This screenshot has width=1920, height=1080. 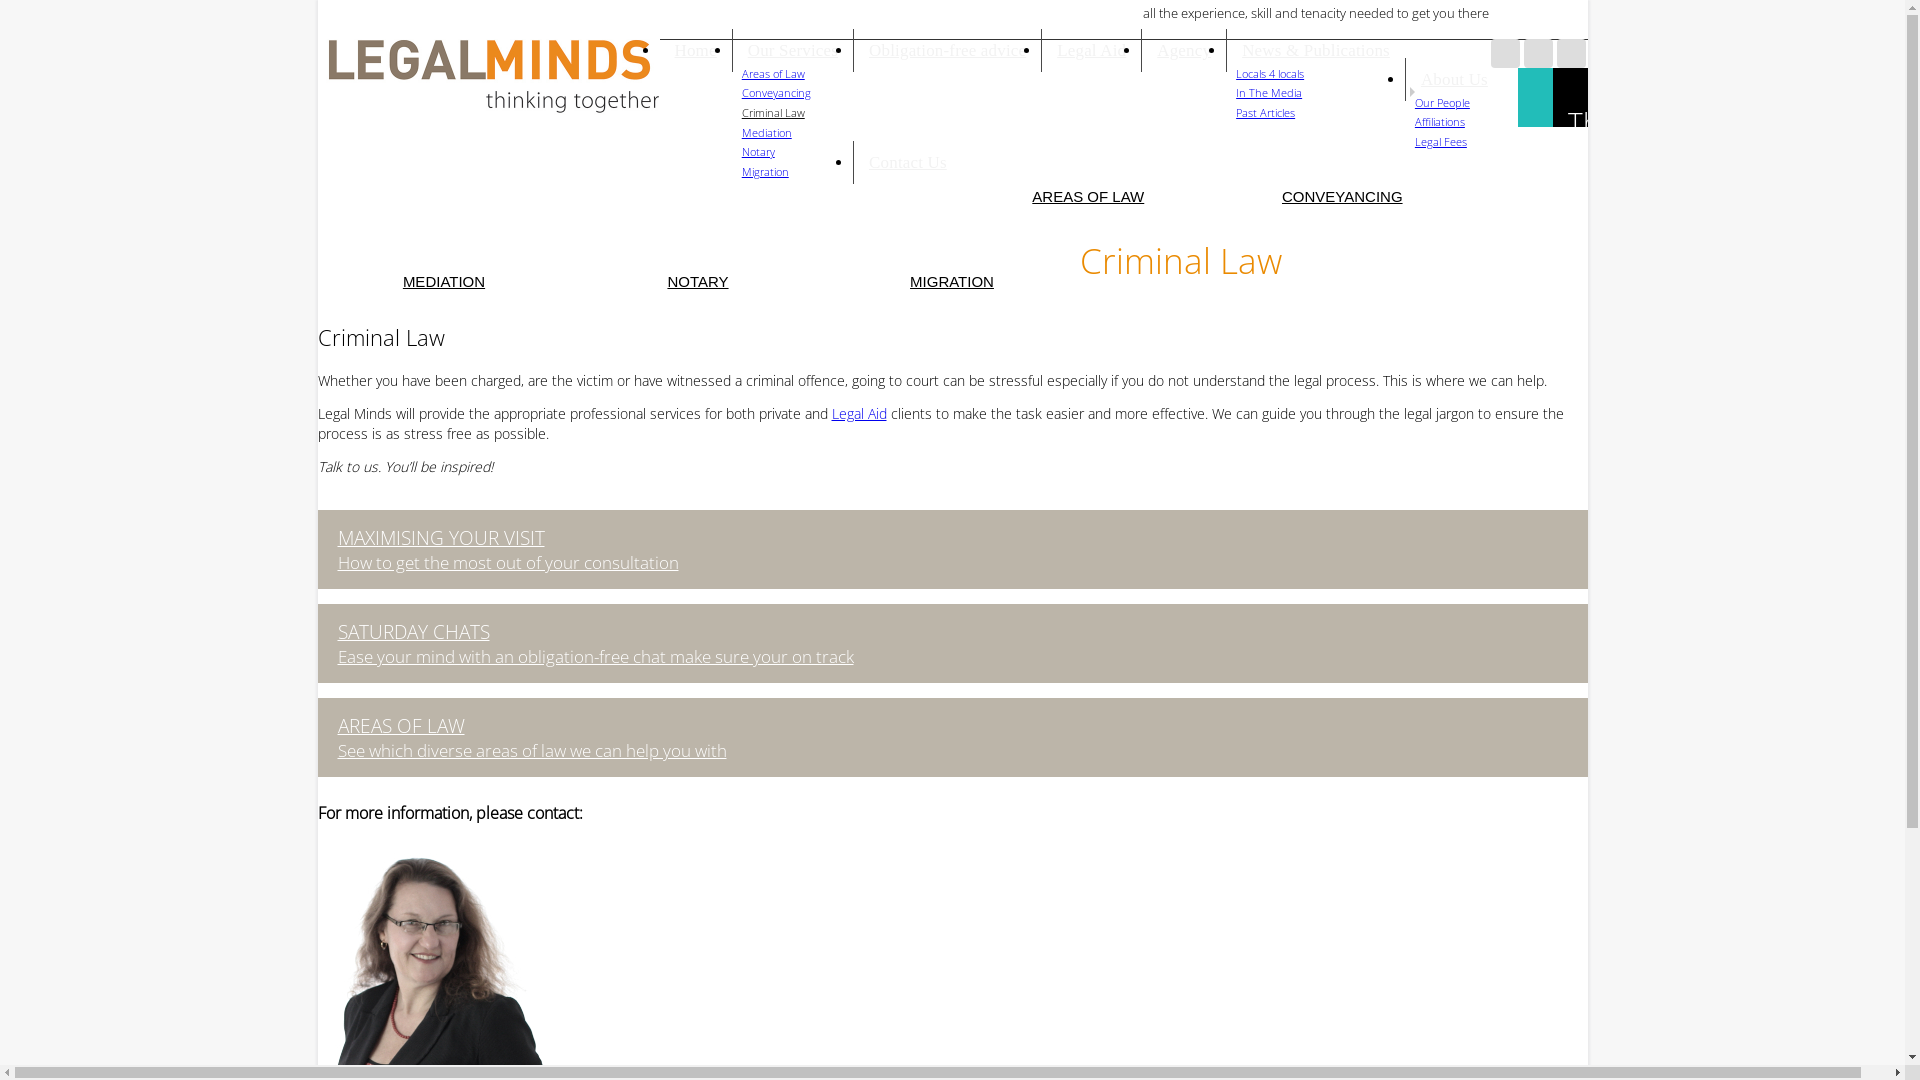 What do you see at coordinates (1454, 78) in the screenshot?
I see `'About Us'` at bounding box center [1454, 78].